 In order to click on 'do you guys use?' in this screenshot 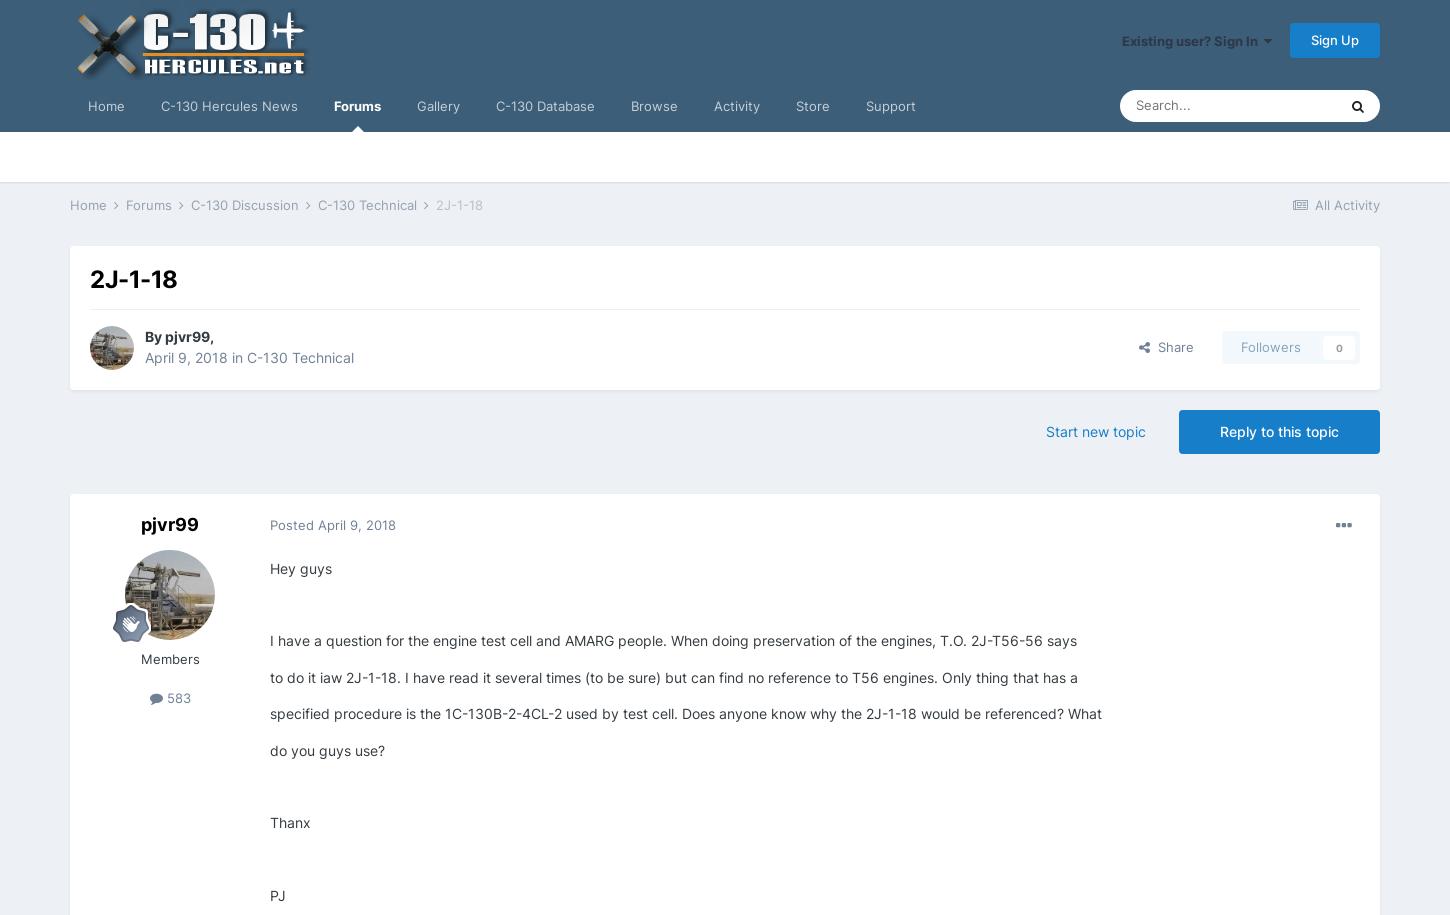, I will do `click(327, 749)`.